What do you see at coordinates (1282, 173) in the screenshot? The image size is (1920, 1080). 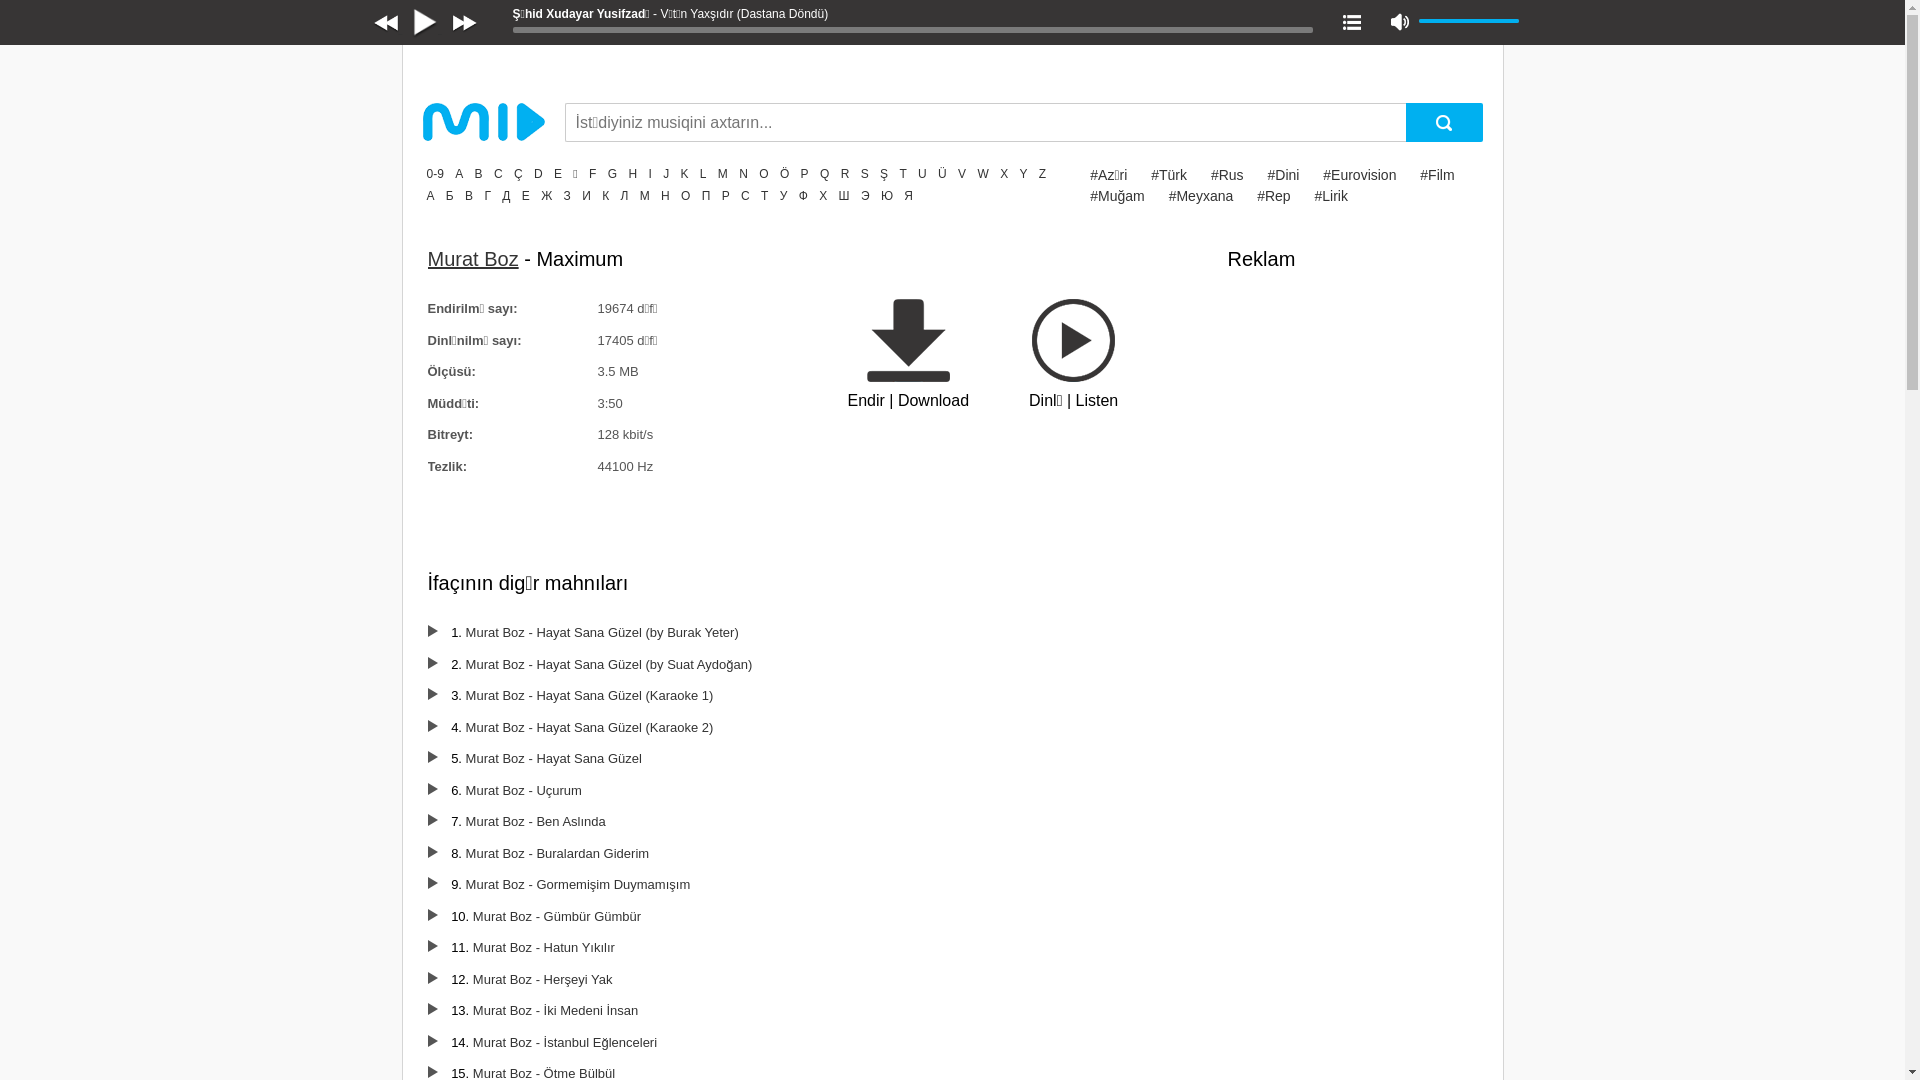 I see `'#Dini'` at bounding box center [1282, 173].